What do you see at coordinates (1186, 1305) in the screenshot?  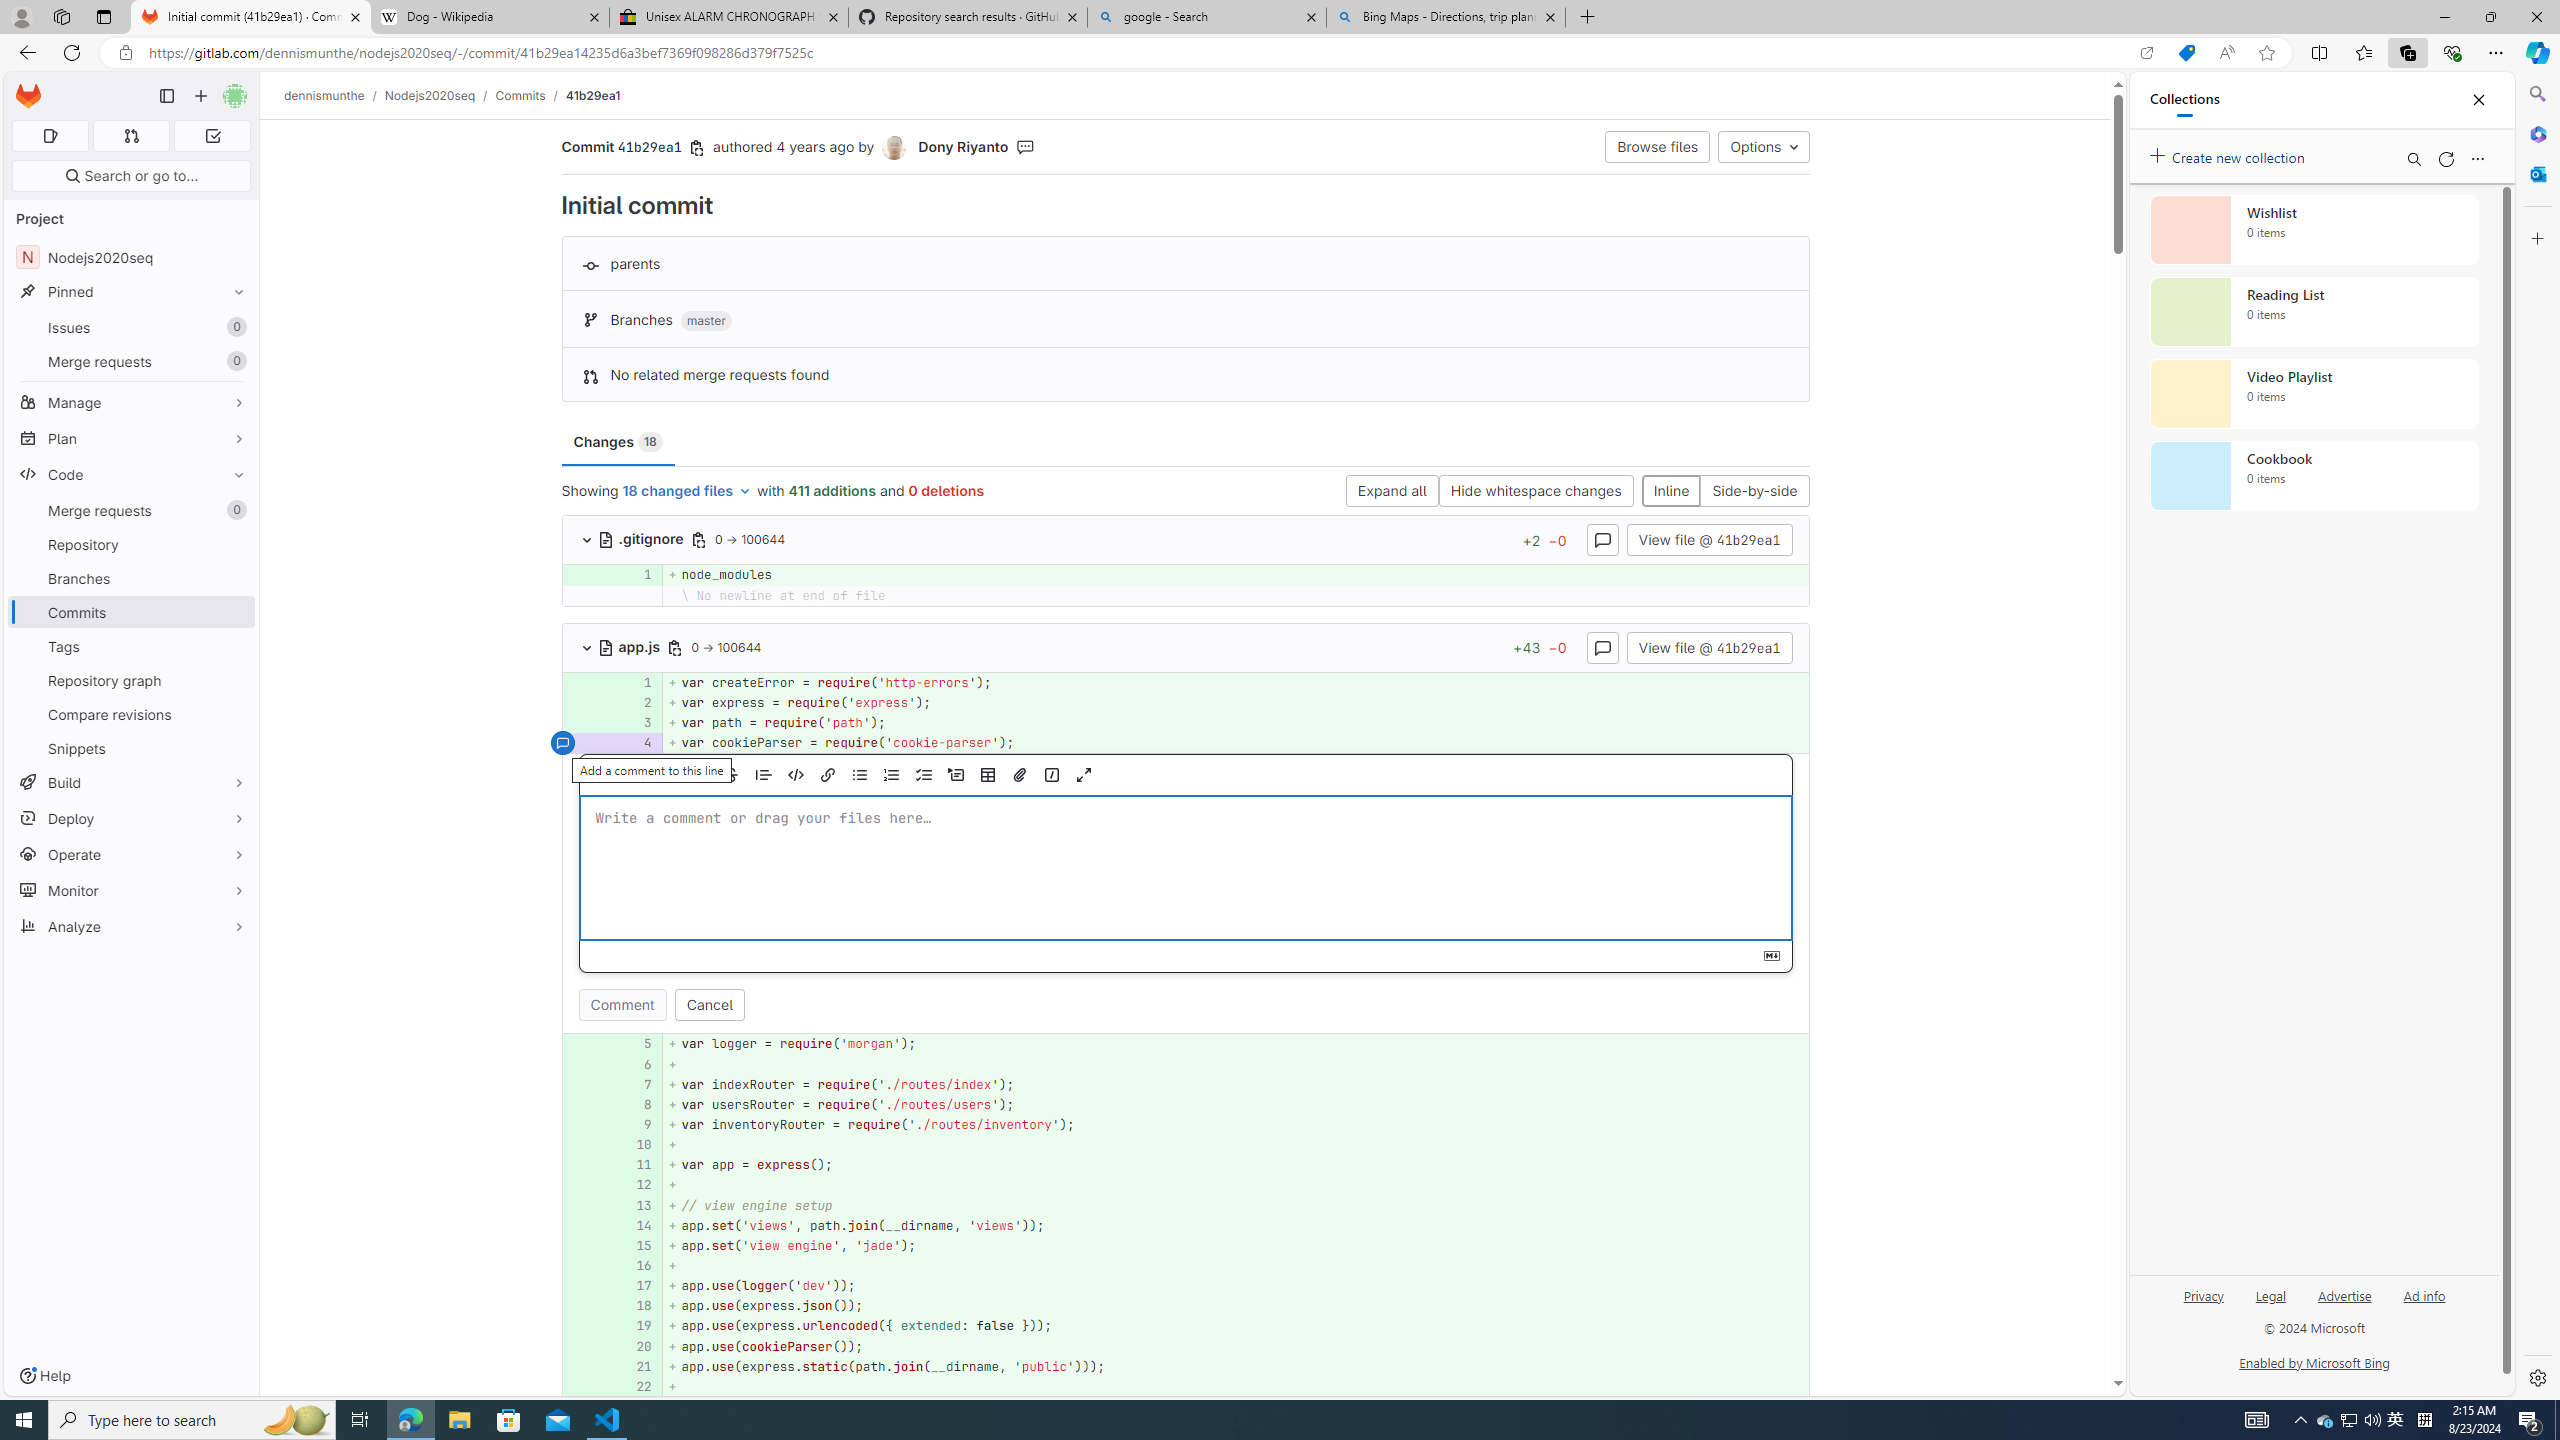 I see `'AutomationID: 4a68969ef8e858229267b842dedf42ab5dde4d50_0_18'` at bounding box center [1186, 1305].